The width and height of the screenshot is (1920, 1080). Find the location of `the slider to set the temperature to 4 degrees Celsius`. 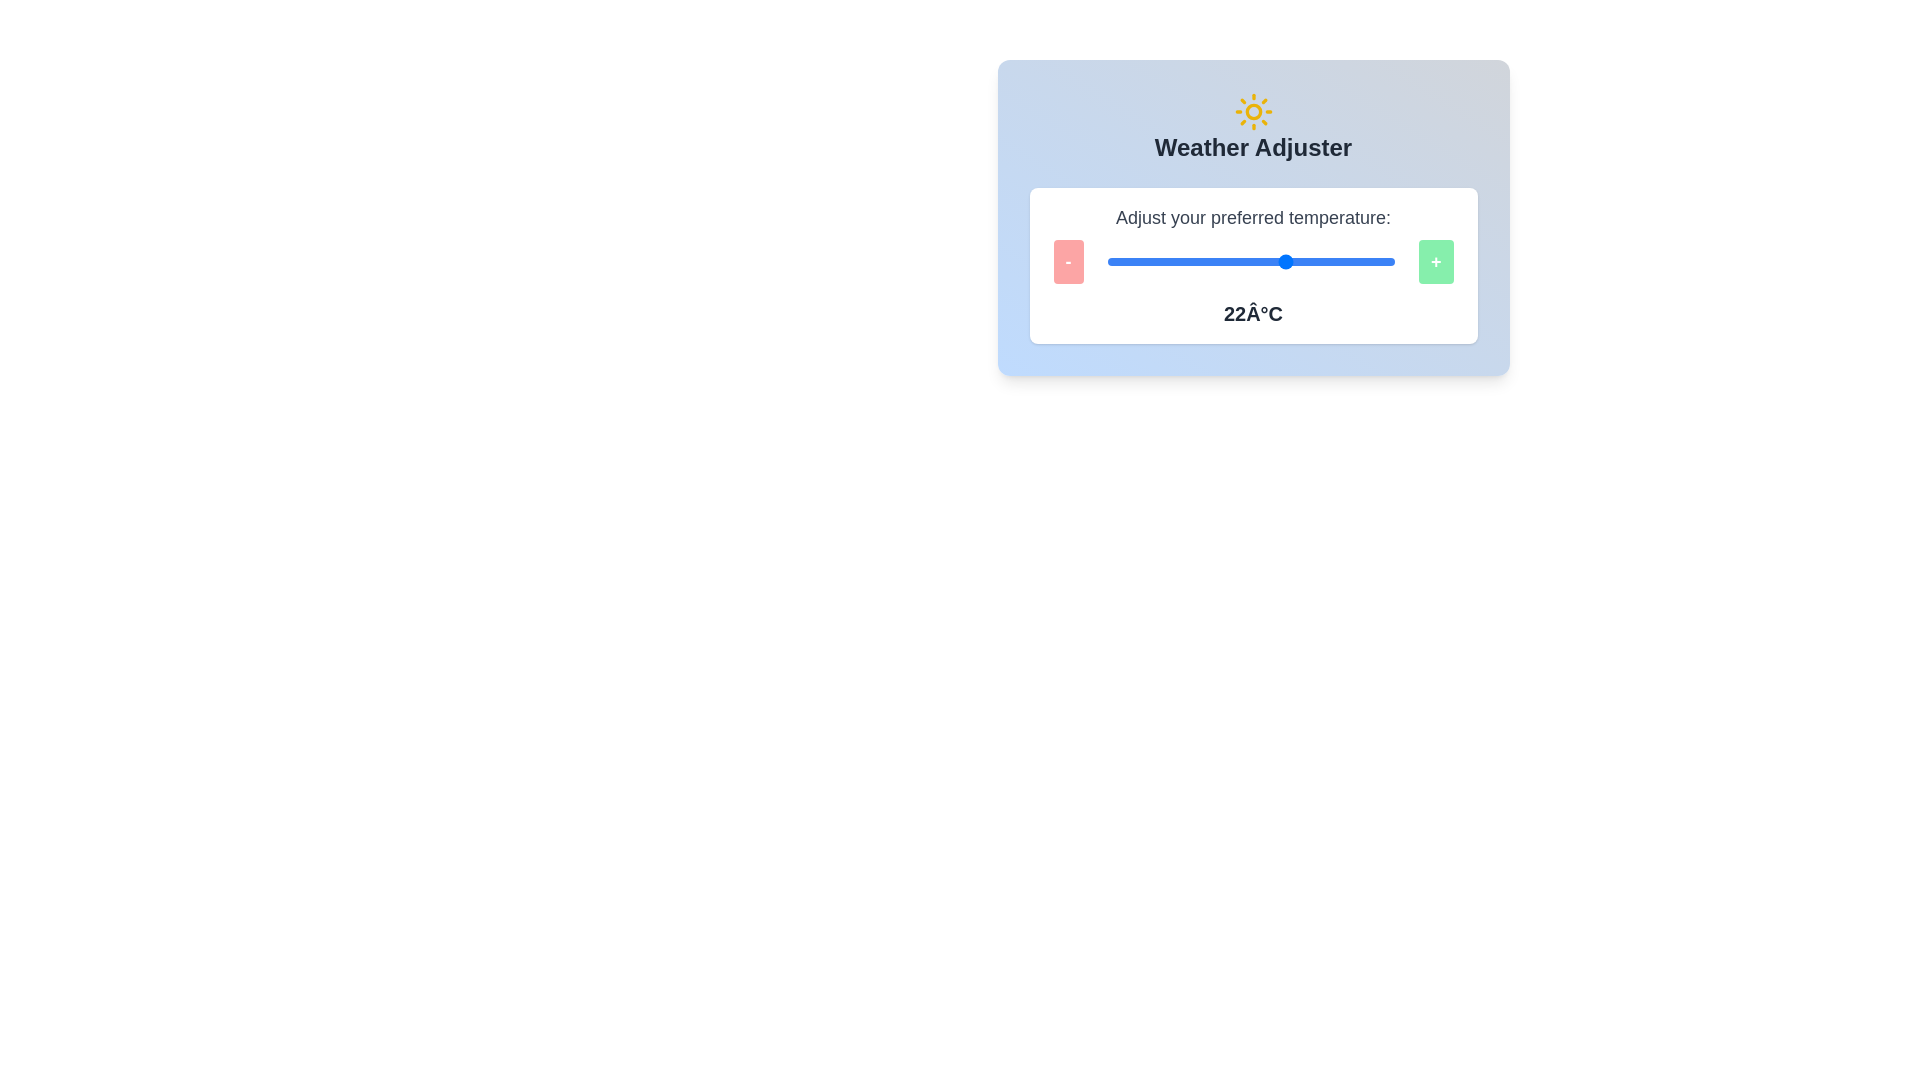

the slider to set the temperature to 4 degrees Celsius is located at coordinates (1140, 261).